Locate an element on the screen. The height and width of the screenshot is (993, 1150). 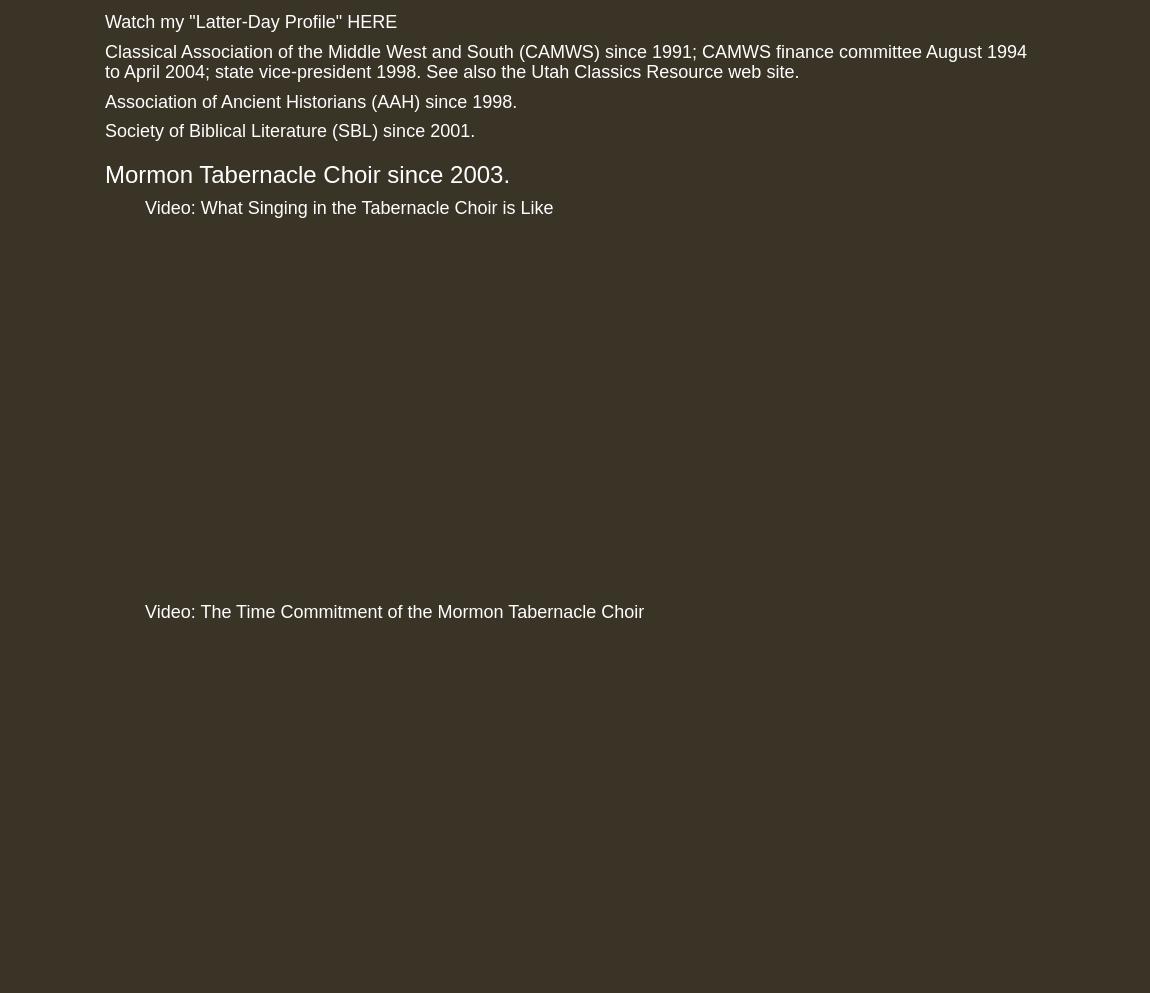
'Watch my "Latter-Day Profile" HERE' is located at coordinates (250, 21).